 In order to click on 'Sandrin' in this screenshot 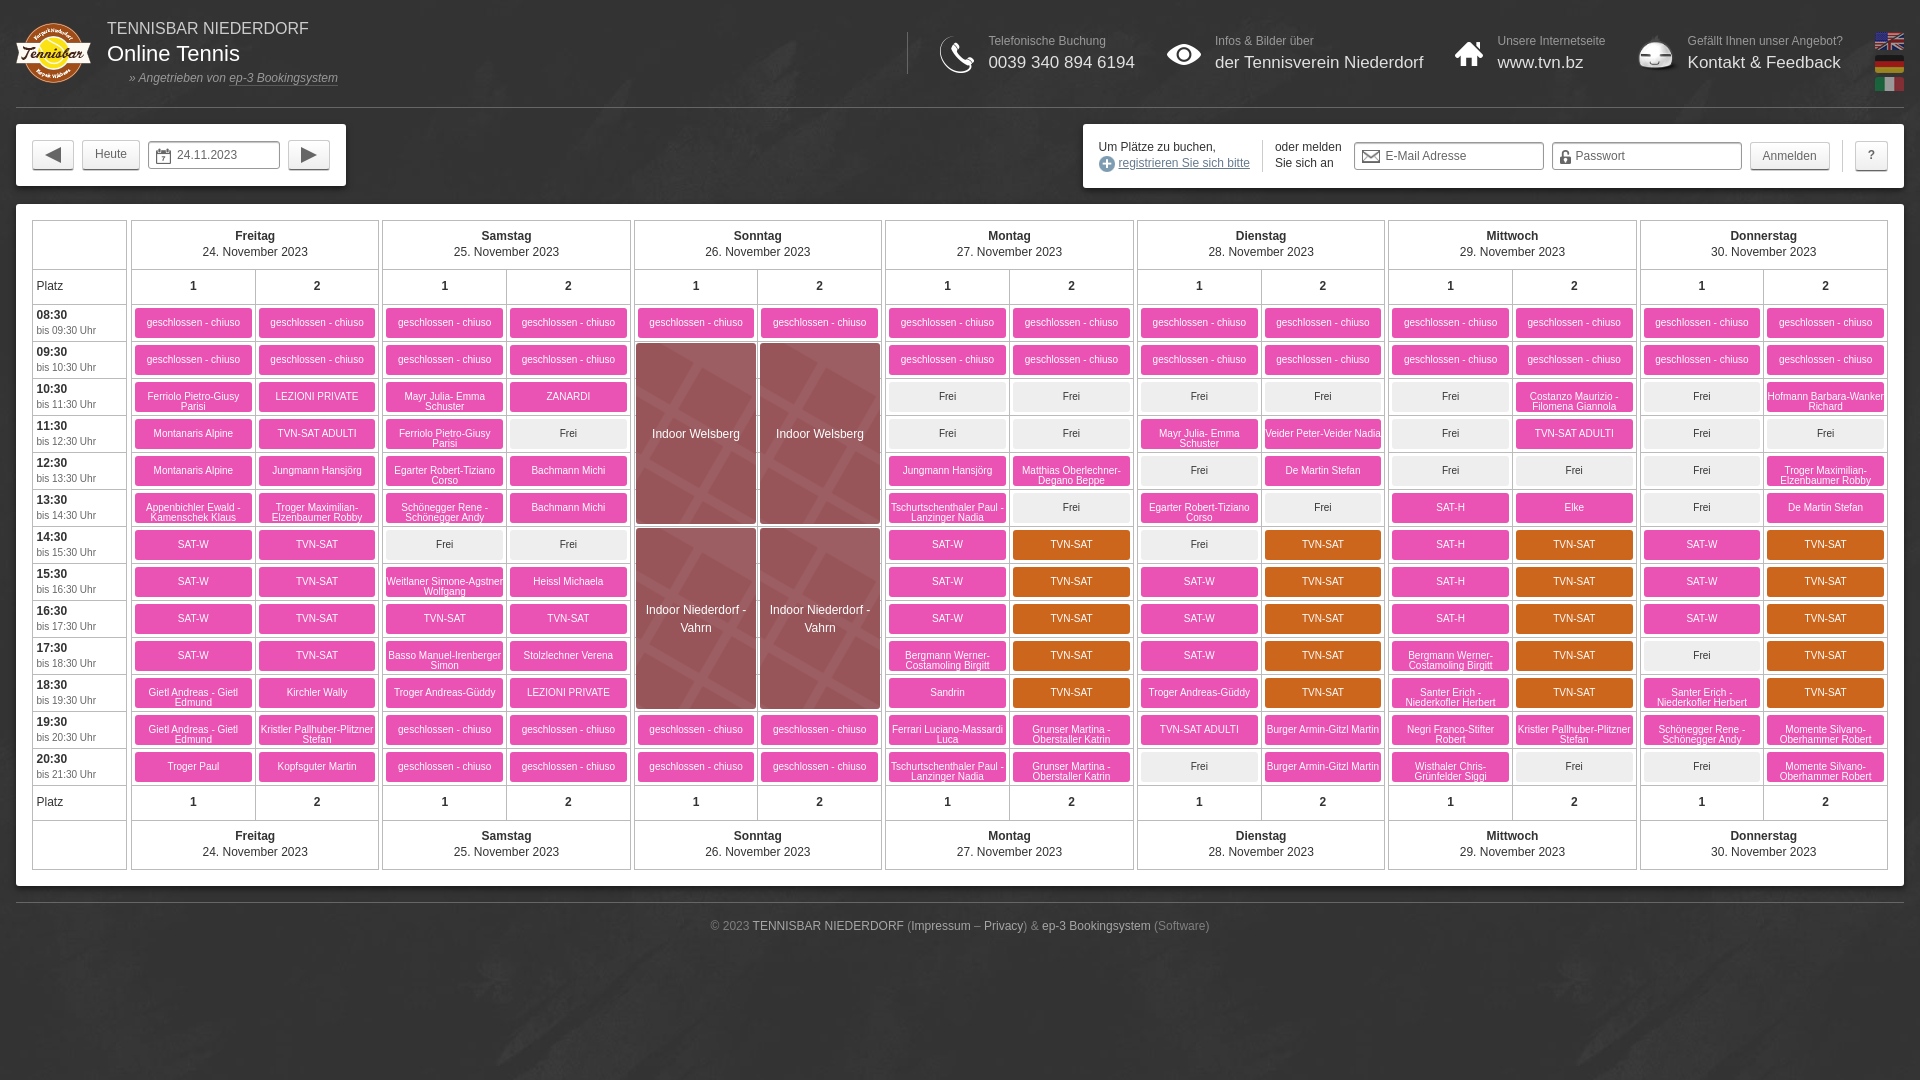, I will do `click(946, 692)`.